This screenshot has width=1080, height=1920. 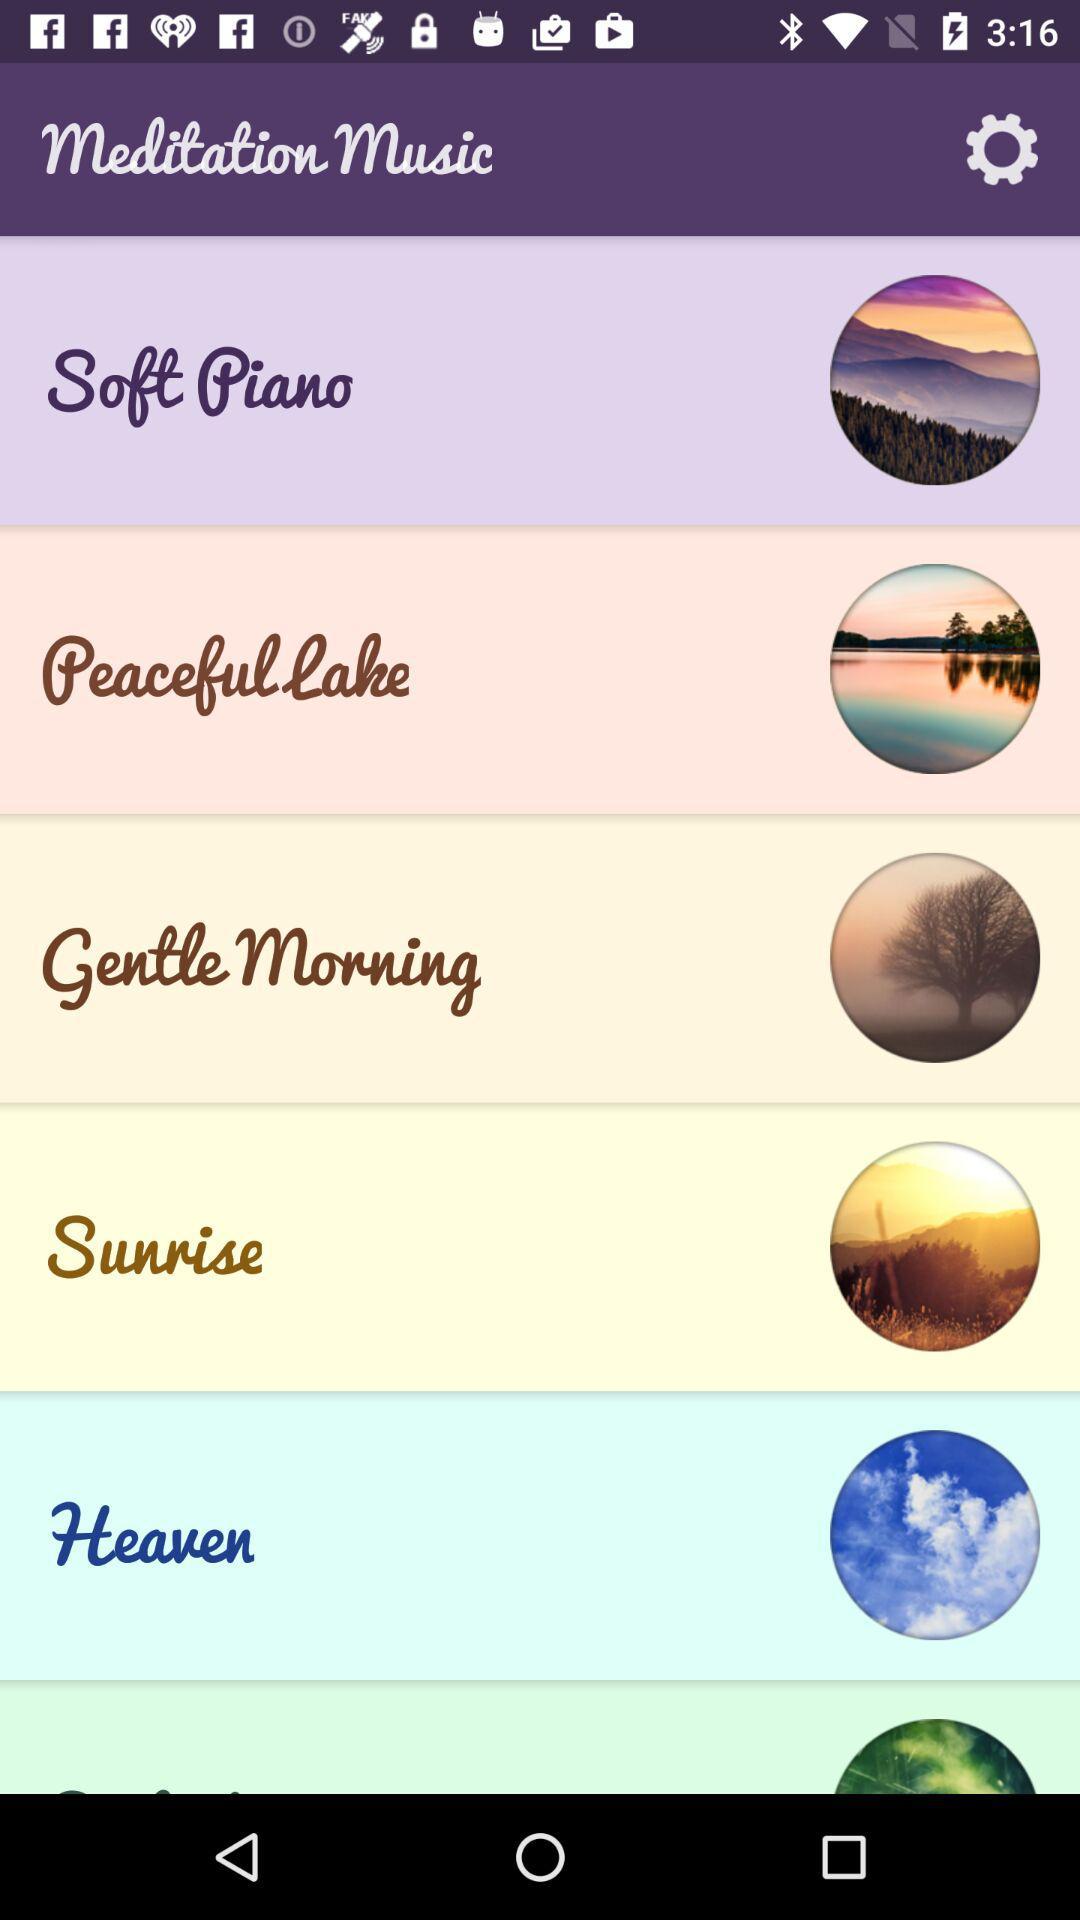 I want to click on the peaceful lake item, so click(x=224, y=668).